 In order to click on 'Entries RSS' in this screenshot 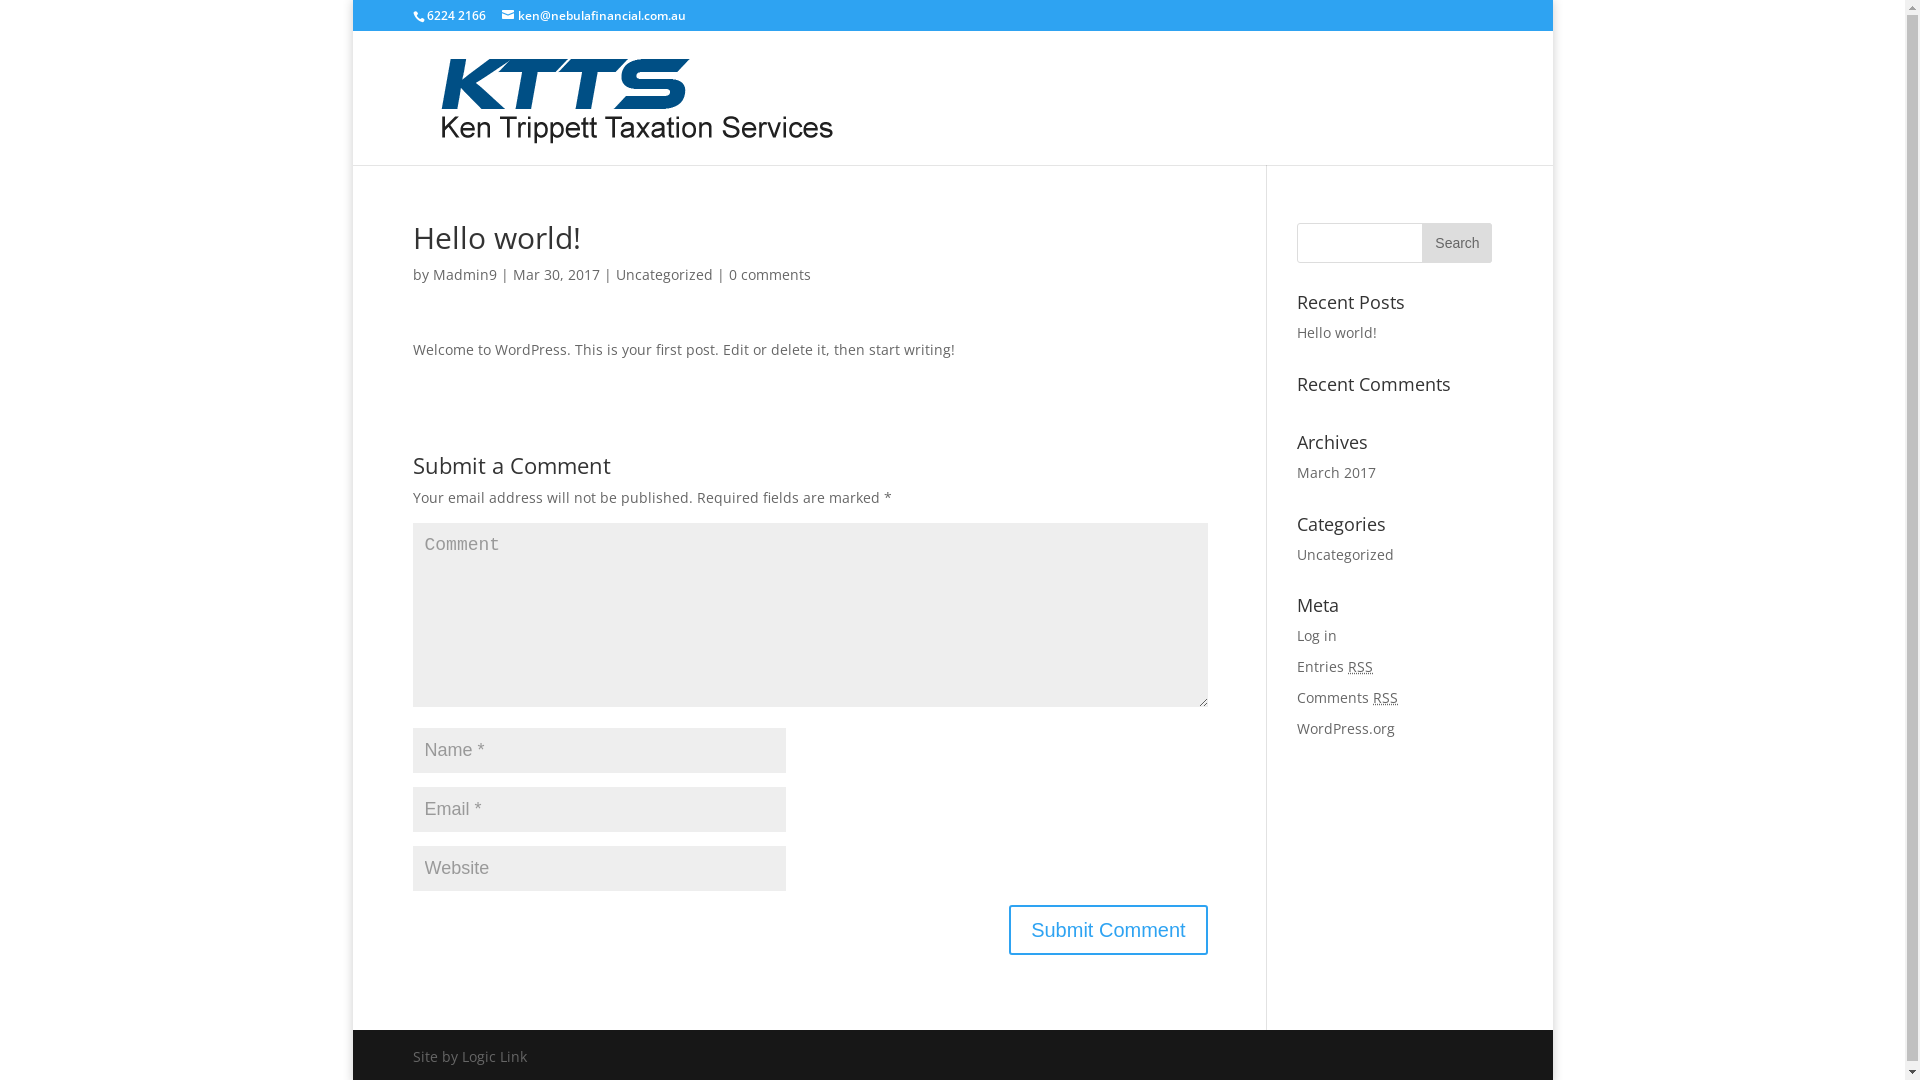, I will do `click(1334, 666)`.